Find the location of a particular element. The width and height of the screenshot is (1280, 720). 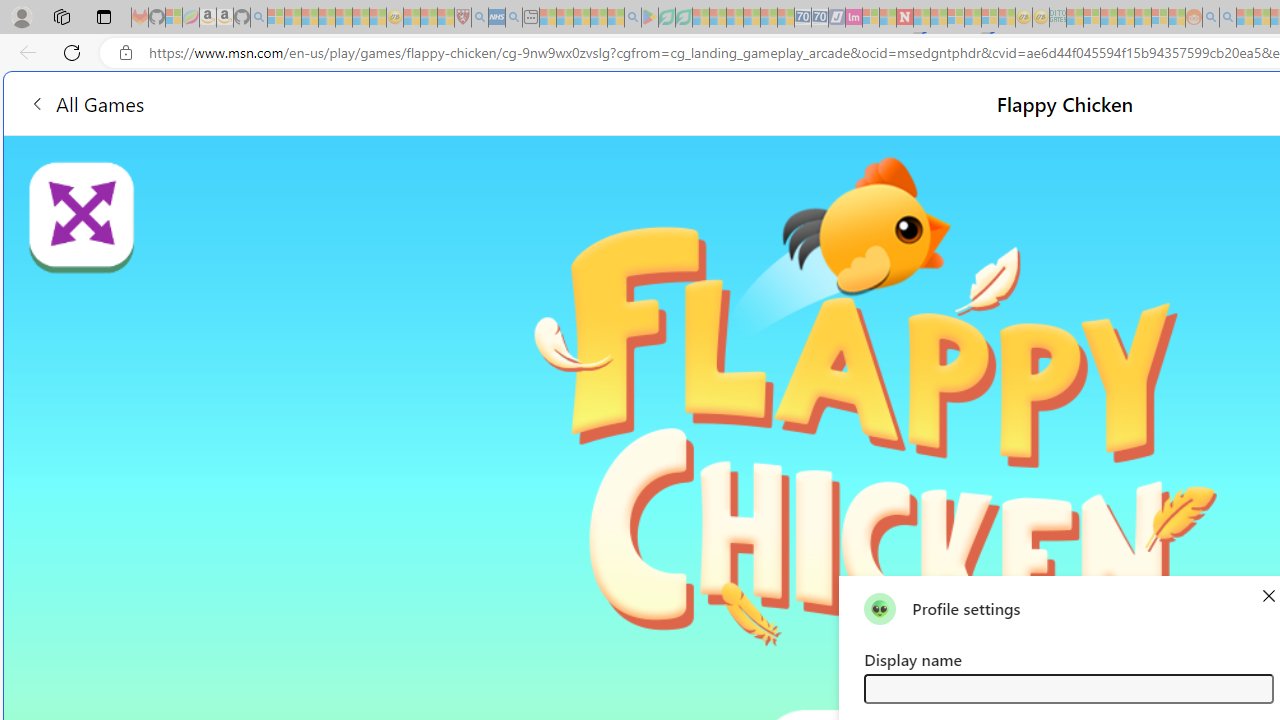

'MSNBC - MSN - Sleeping' is located at coordinates (1074, 17).